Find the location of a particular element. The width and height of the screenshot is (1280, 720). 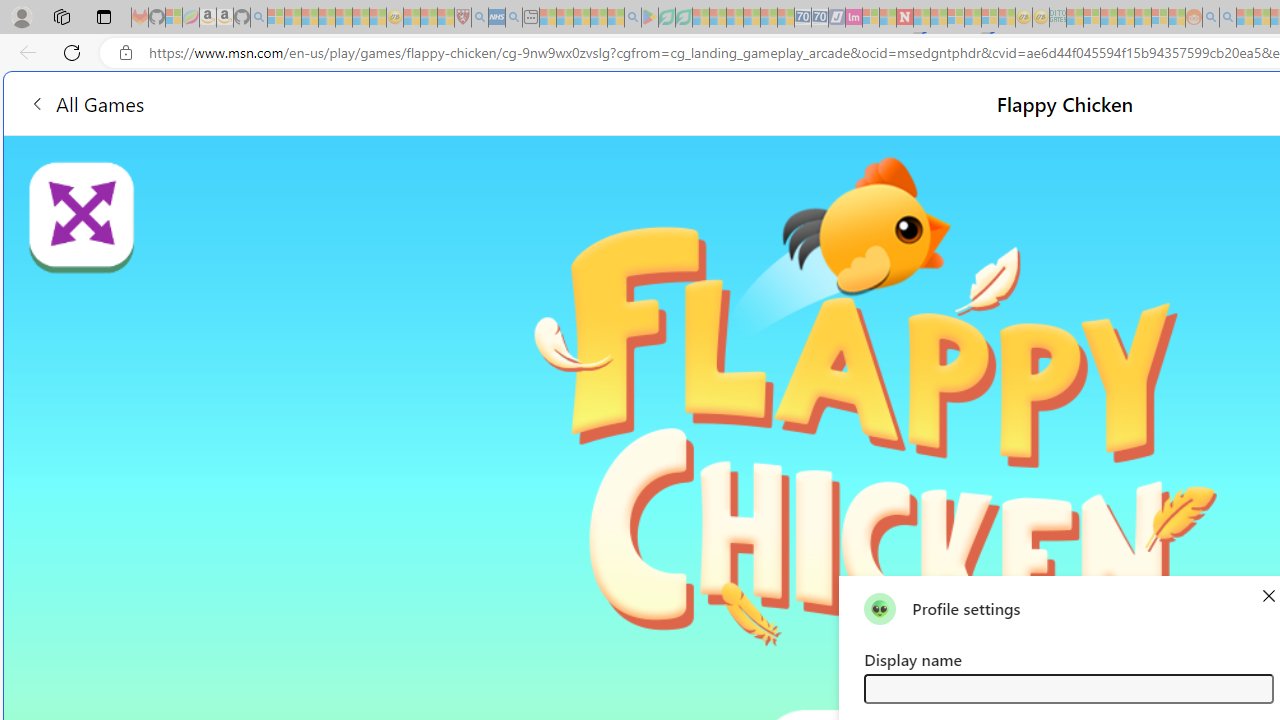

'MSNBC - MSN - Sleeping' is located at coordinates (1074, 17).